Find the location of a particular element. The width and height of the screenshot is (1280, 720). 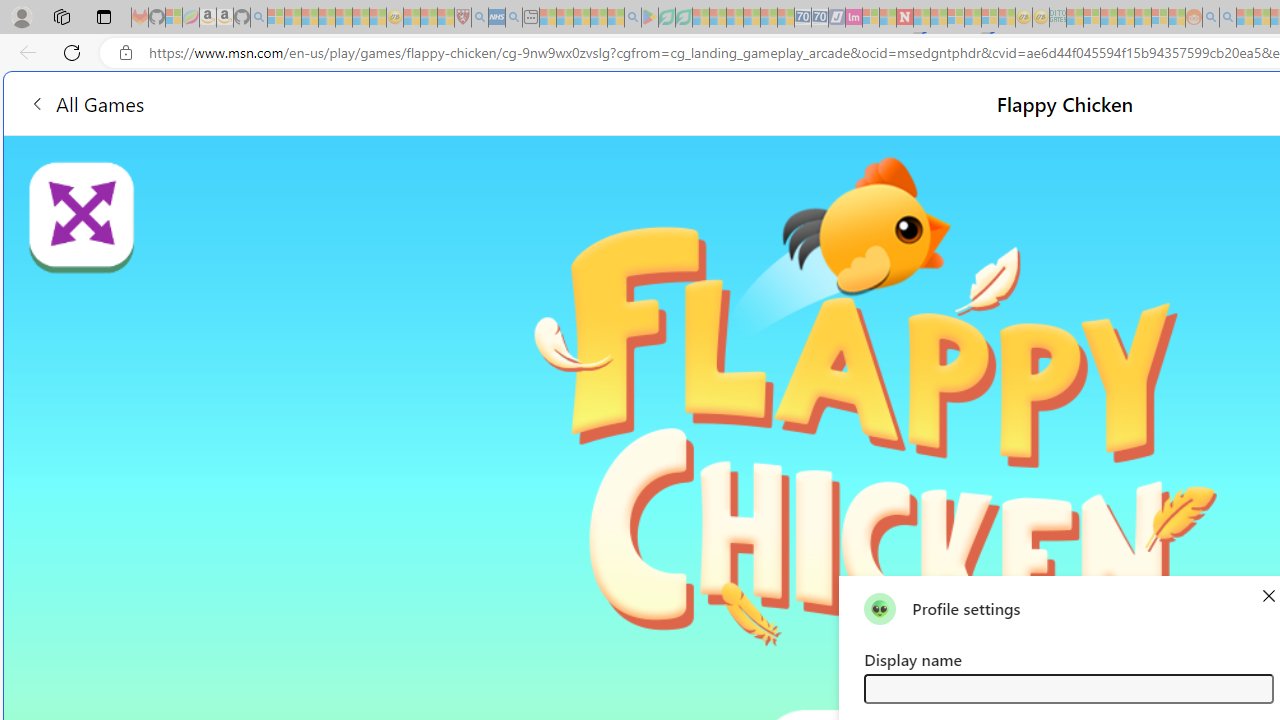

'MSNBC - MSN - Sleeping' is located at coordinates (1074, 17).